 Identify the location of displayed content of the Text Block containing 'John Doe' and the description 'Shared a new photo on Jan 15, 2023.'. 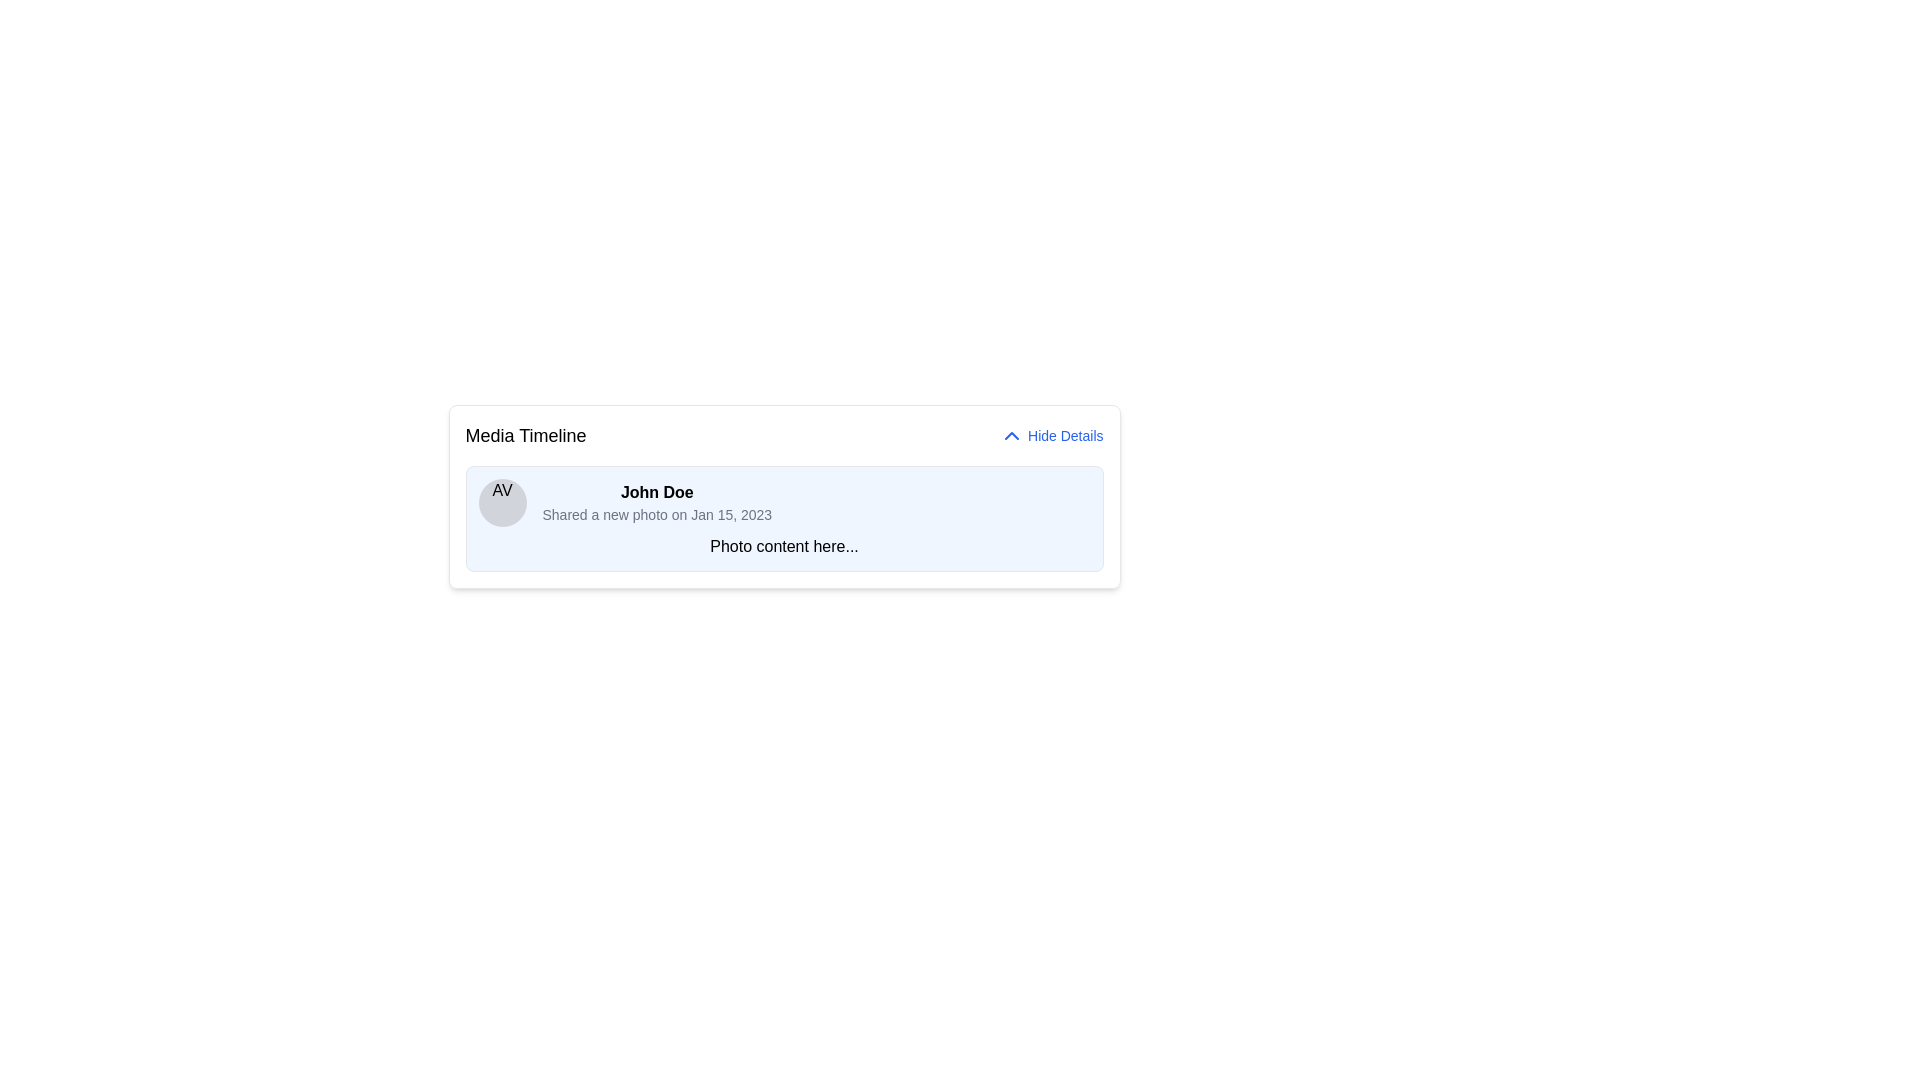
(657, 501).